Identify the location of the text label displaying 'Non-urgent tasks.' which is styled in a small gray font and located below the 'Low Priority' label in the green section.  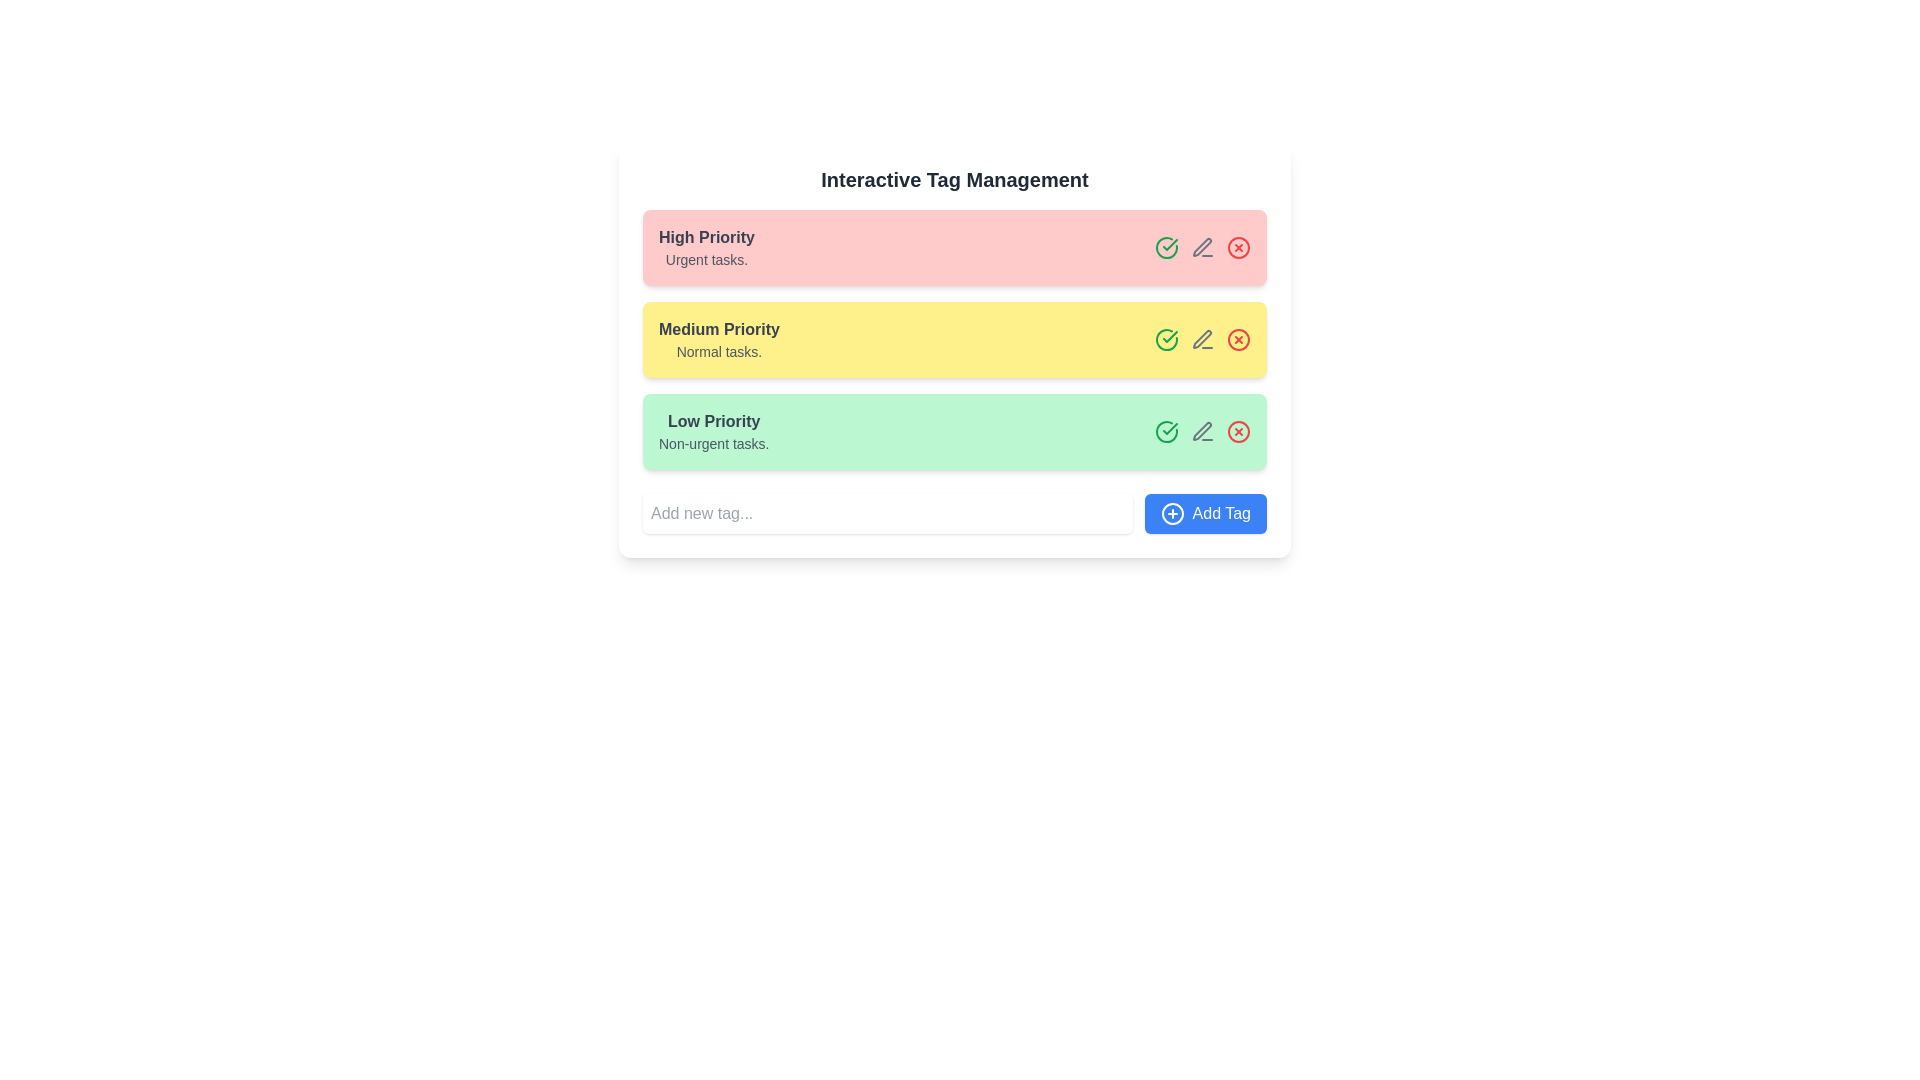
(714, 442).